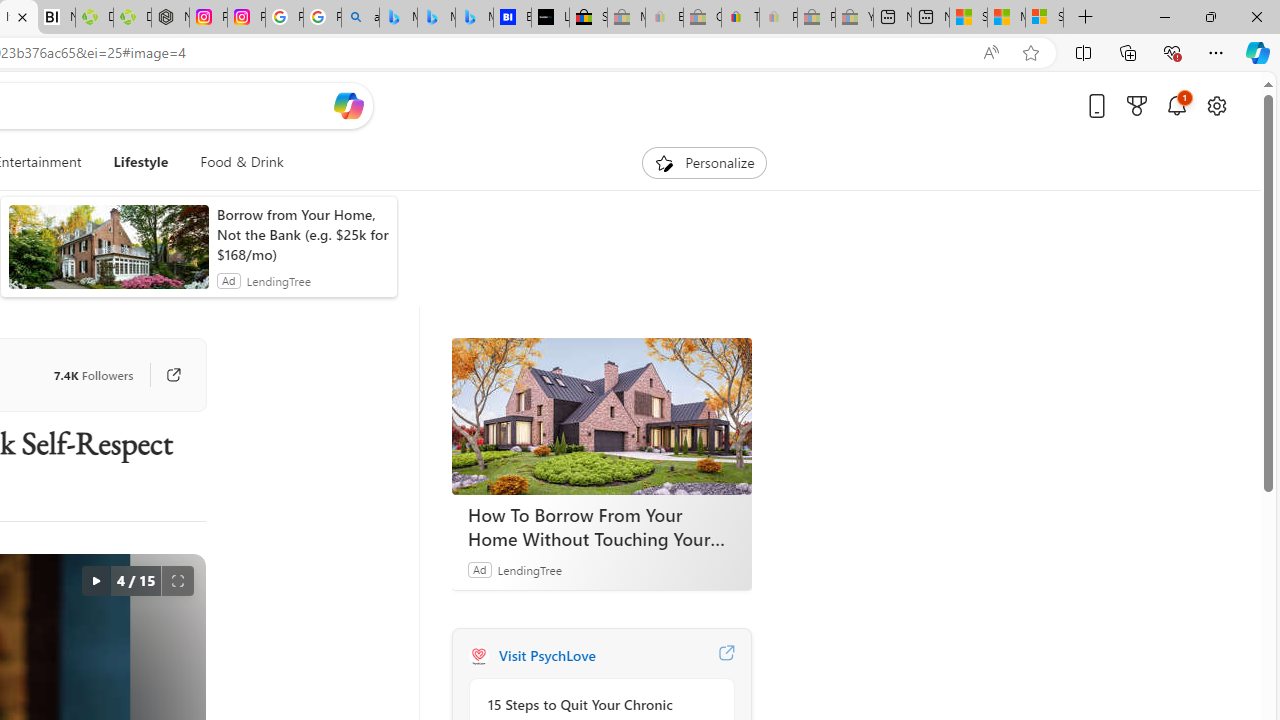 This screenshot has width=1280, height=720. What do you see at coordinates (854, 17) in the screenshot?
I see `'Yard, Garden & Outdoor Living - Sleeping'` at bounding box center [854, 17].